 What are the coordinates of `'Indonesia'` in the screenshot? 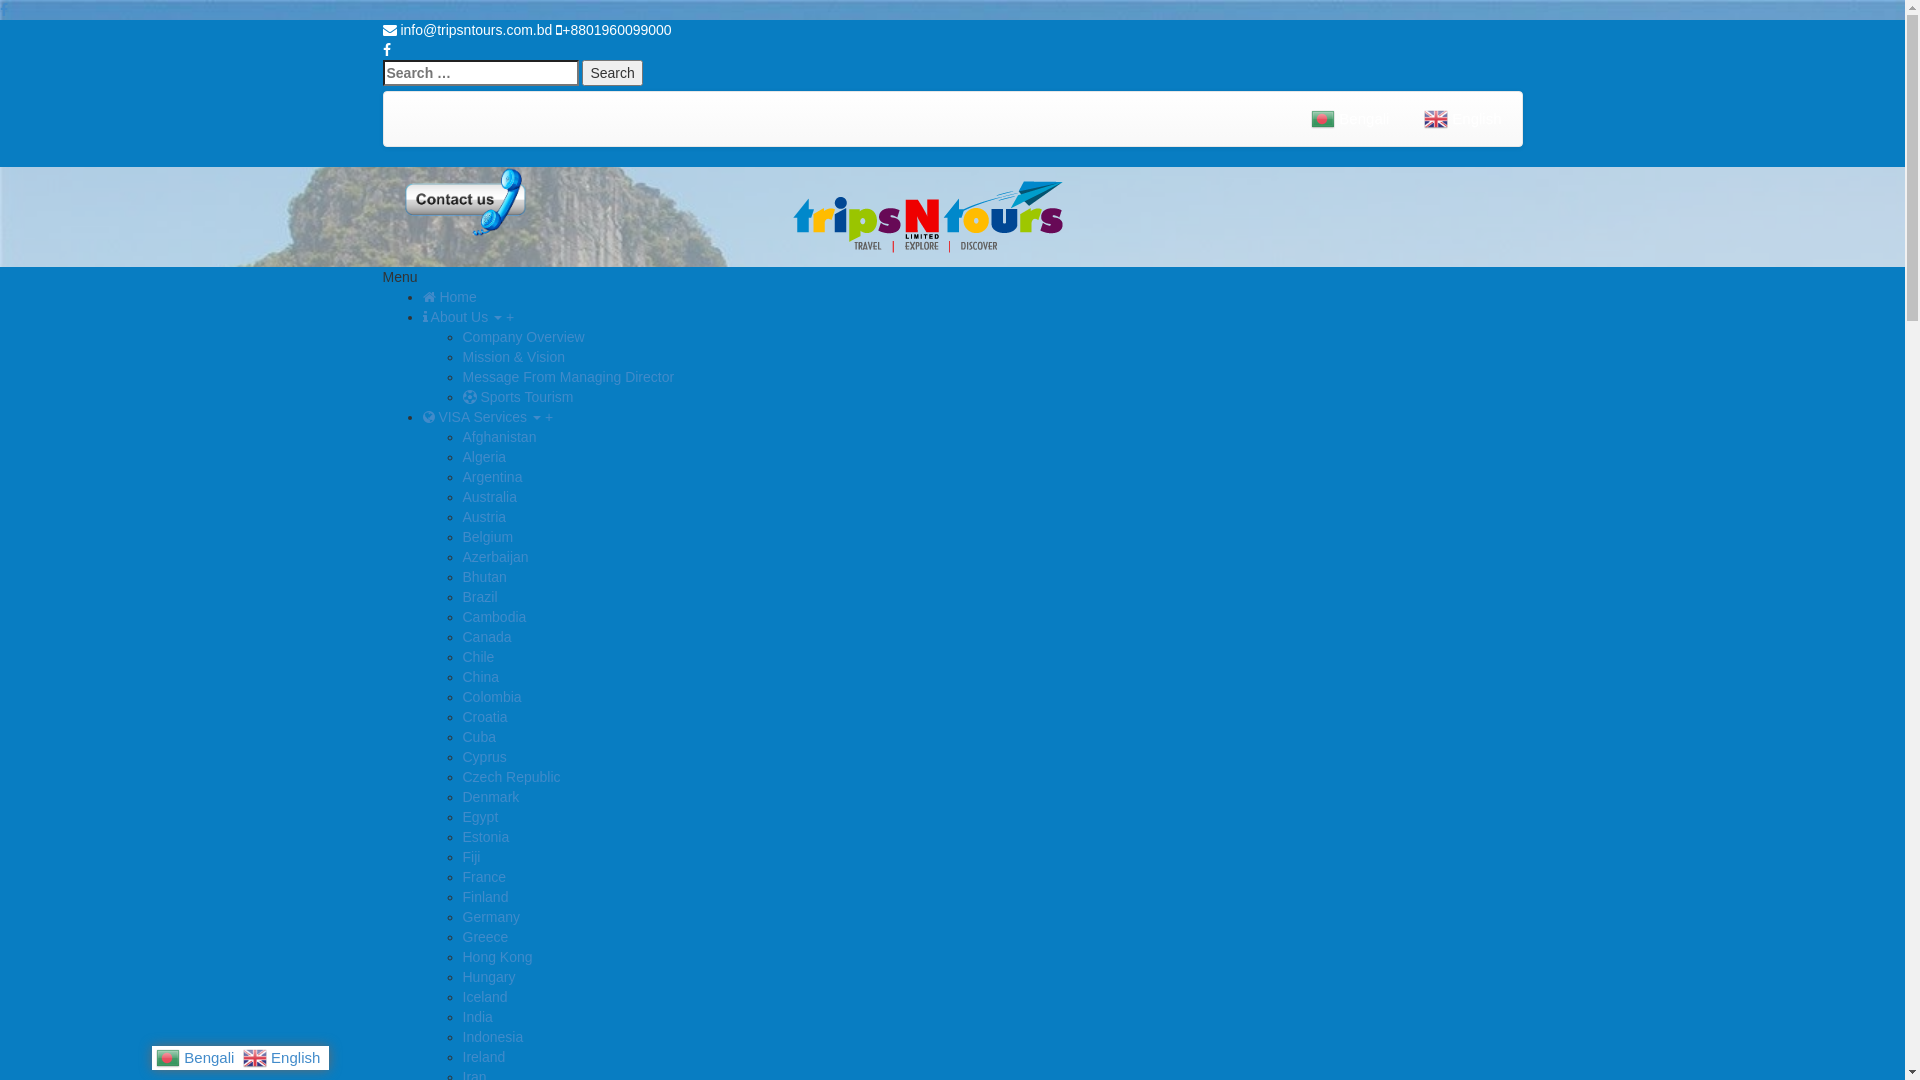 It's located at (460, 1036).